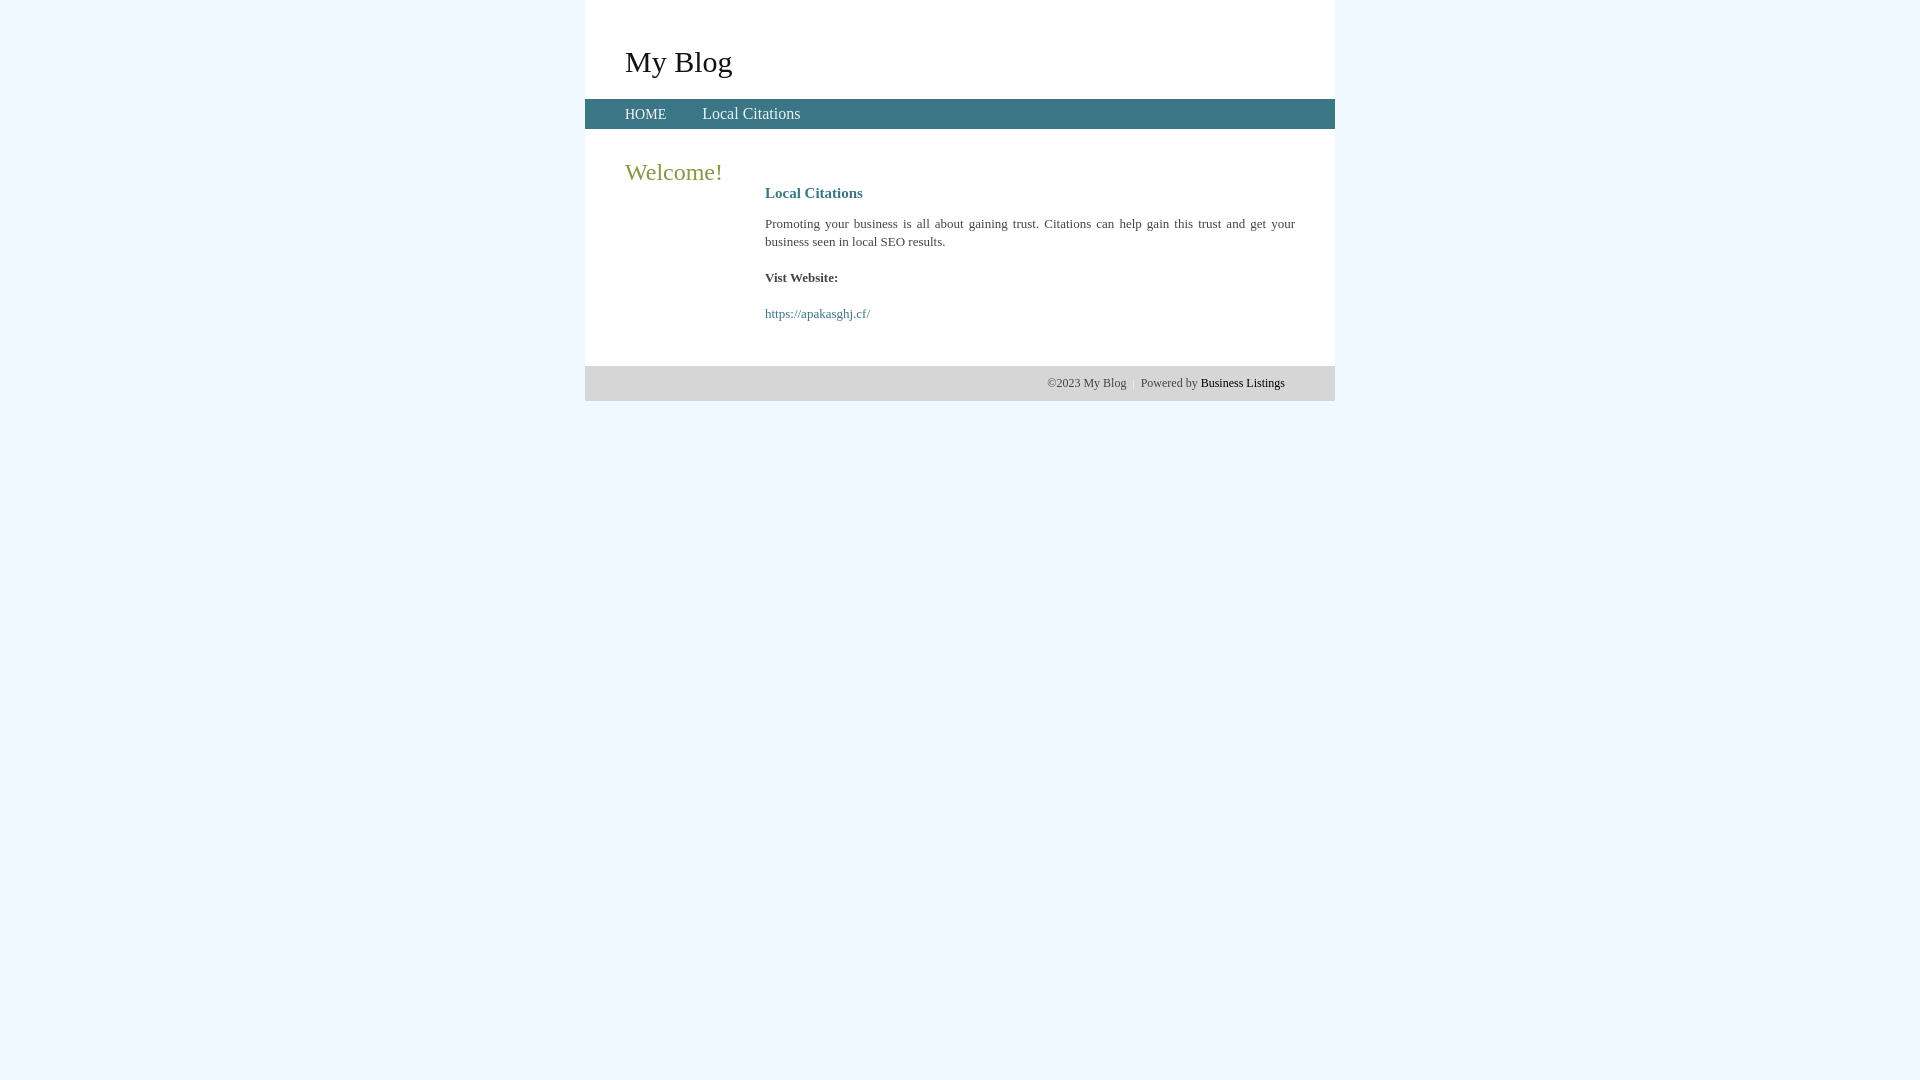  What do you see at coordinates (817, 313) in the screenshot?
I see `'https://apakasghj.cf/'` at bounding box center [817, 313].